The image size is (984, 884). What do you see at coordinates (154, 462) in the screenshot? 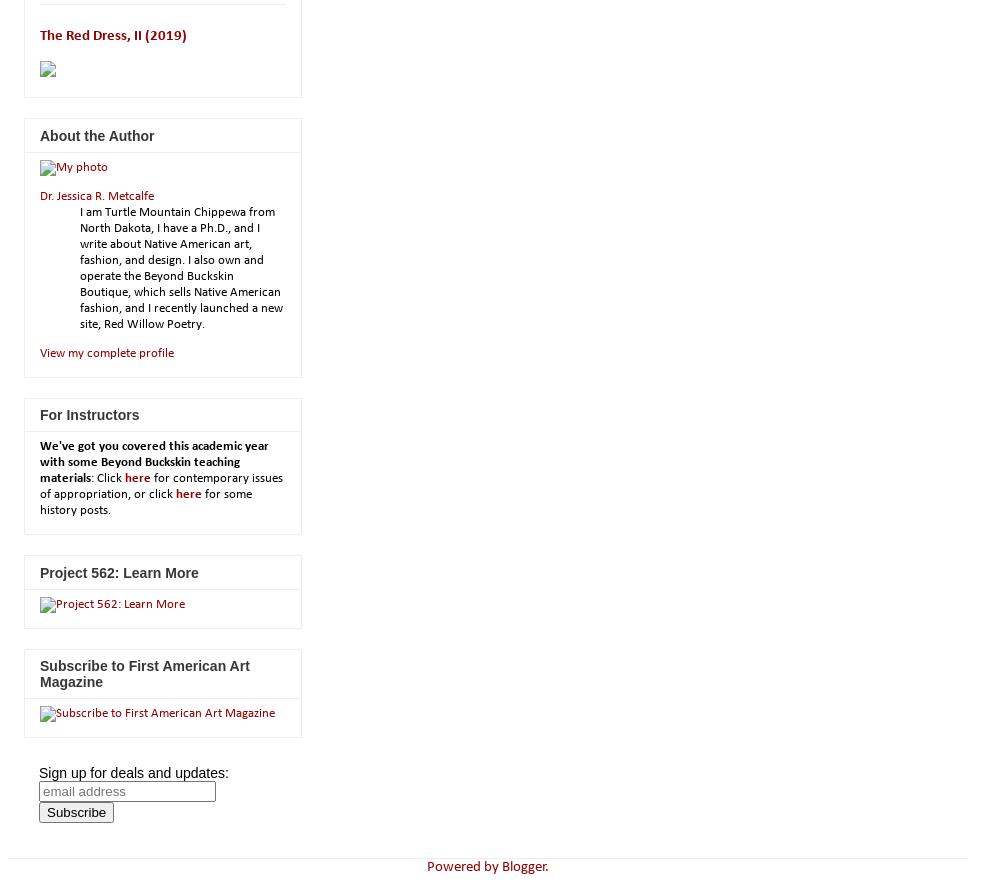
I see `'We've got you covered this academic year with some Beyond Buckskin teaching materials'` at bounding box center [154, 462].